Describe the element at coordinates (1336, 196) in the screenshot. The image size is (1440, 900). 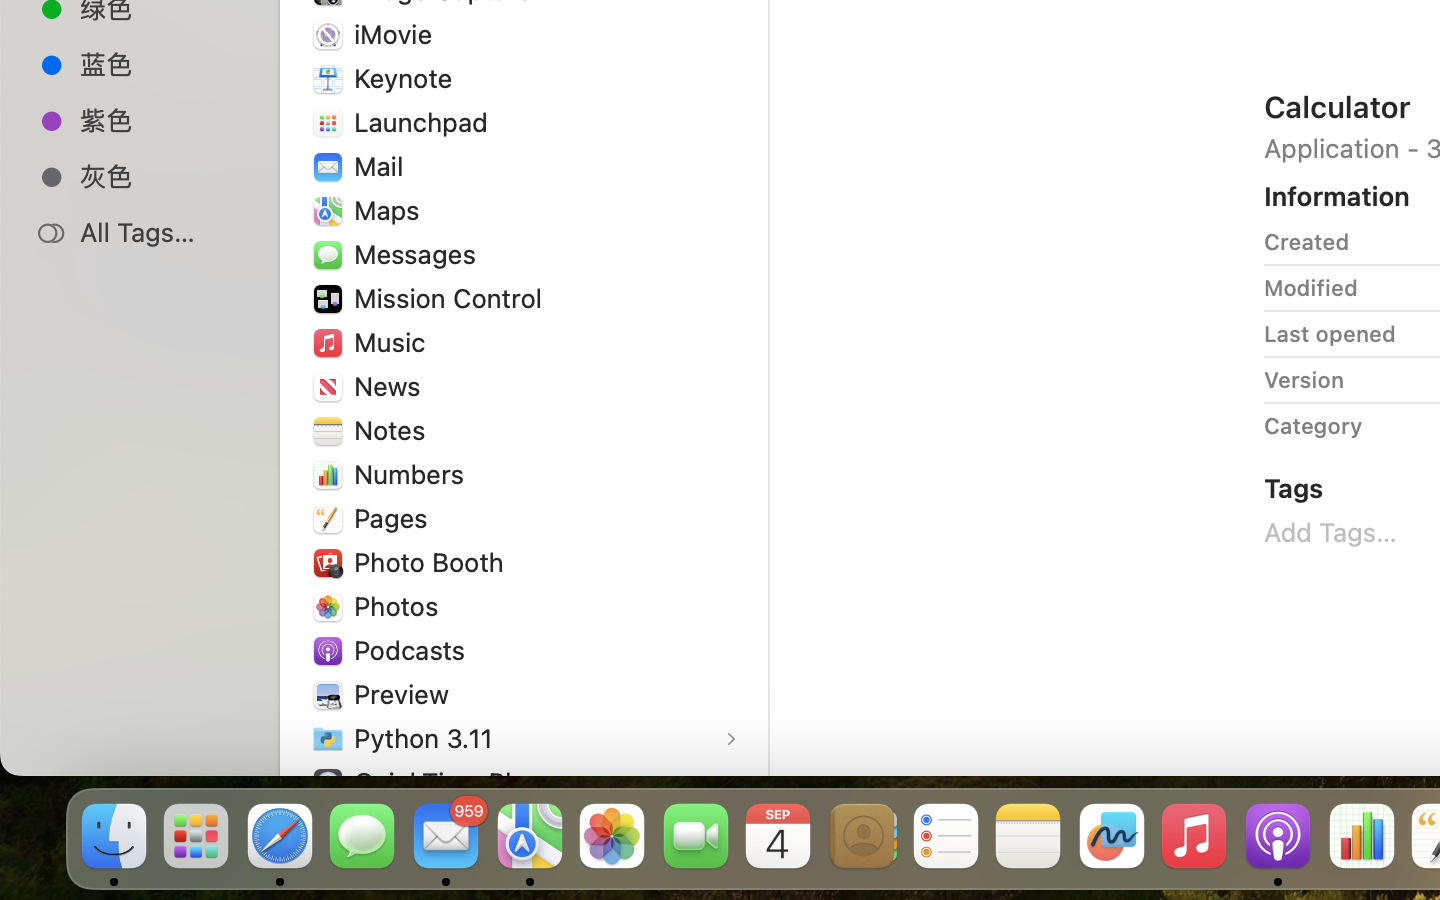
I see `'Information'` at that location.